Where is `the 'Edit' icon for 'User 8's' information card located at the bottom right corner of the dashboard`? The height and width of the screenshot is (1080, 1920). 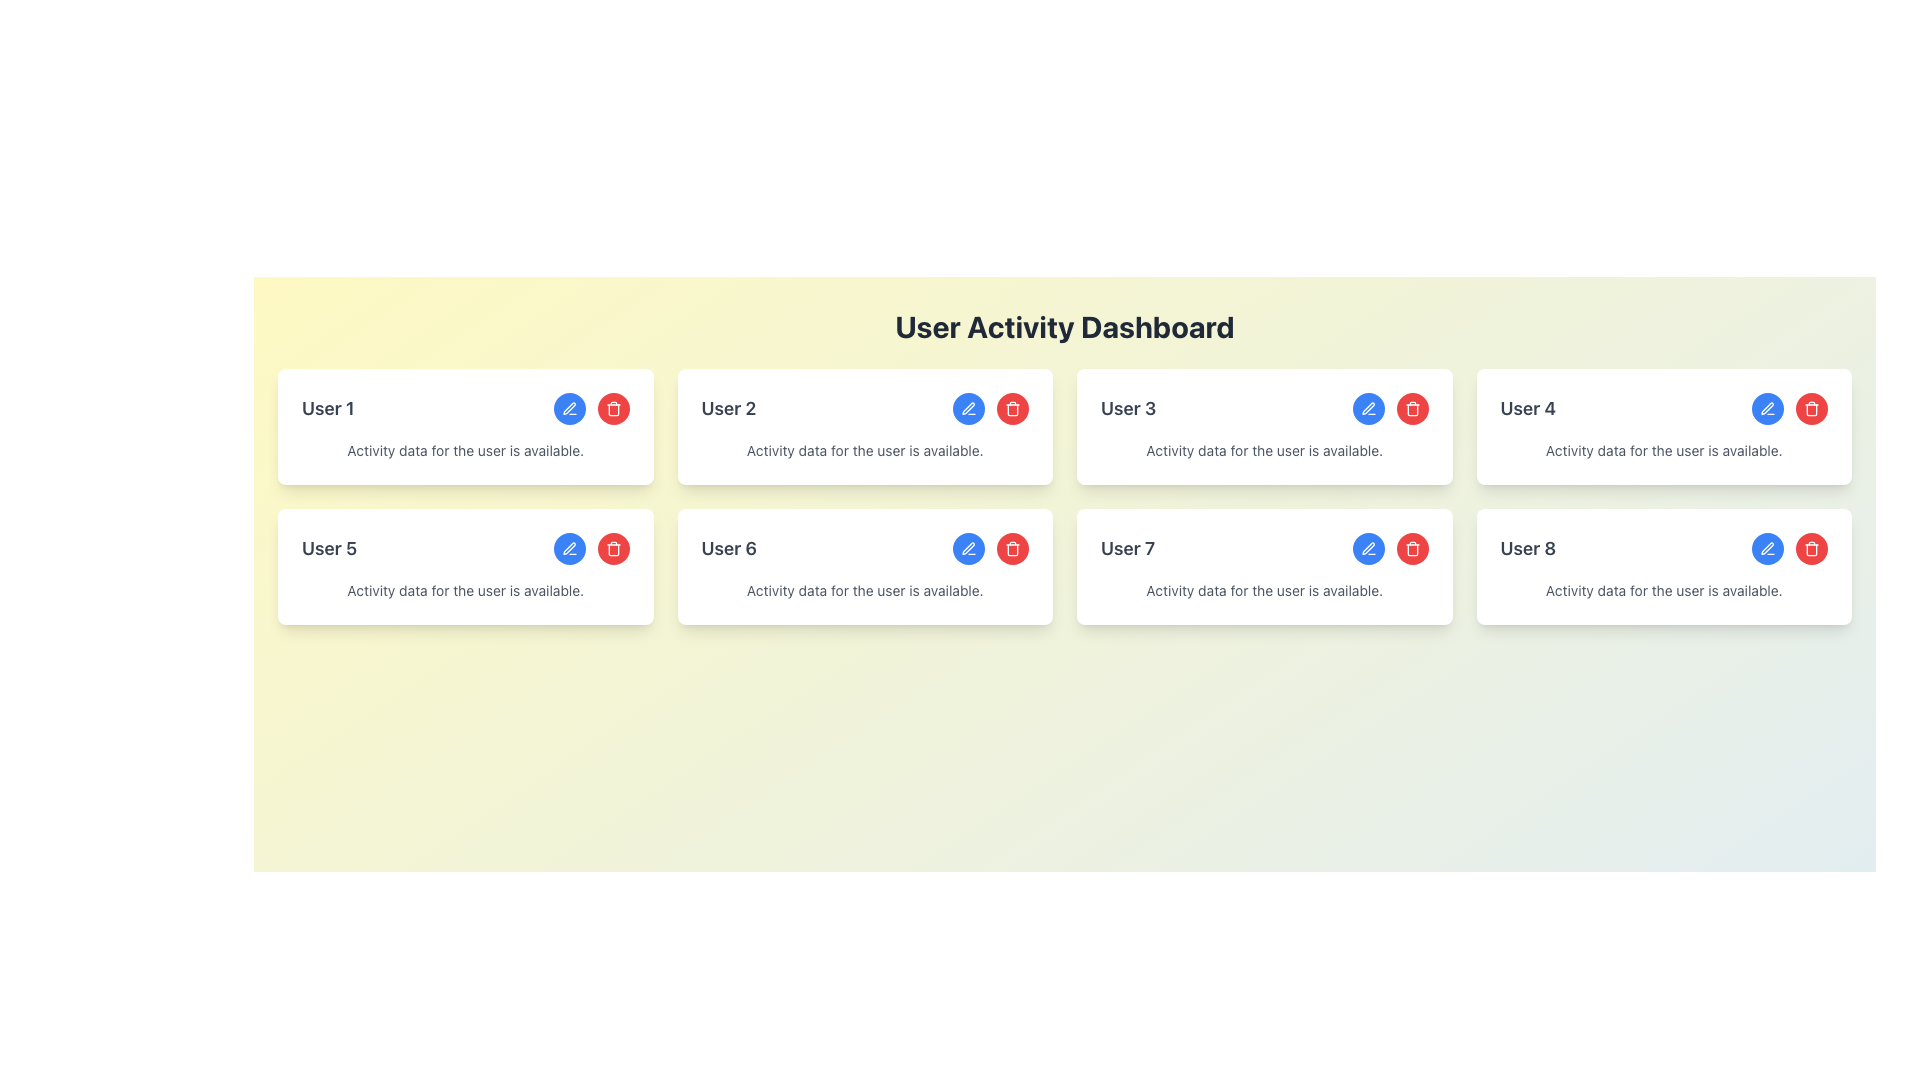
the 'Edit' icon for 'User 8's' information card located at the bottom right corner of the dashboard is located at coordinates (1767, 548).